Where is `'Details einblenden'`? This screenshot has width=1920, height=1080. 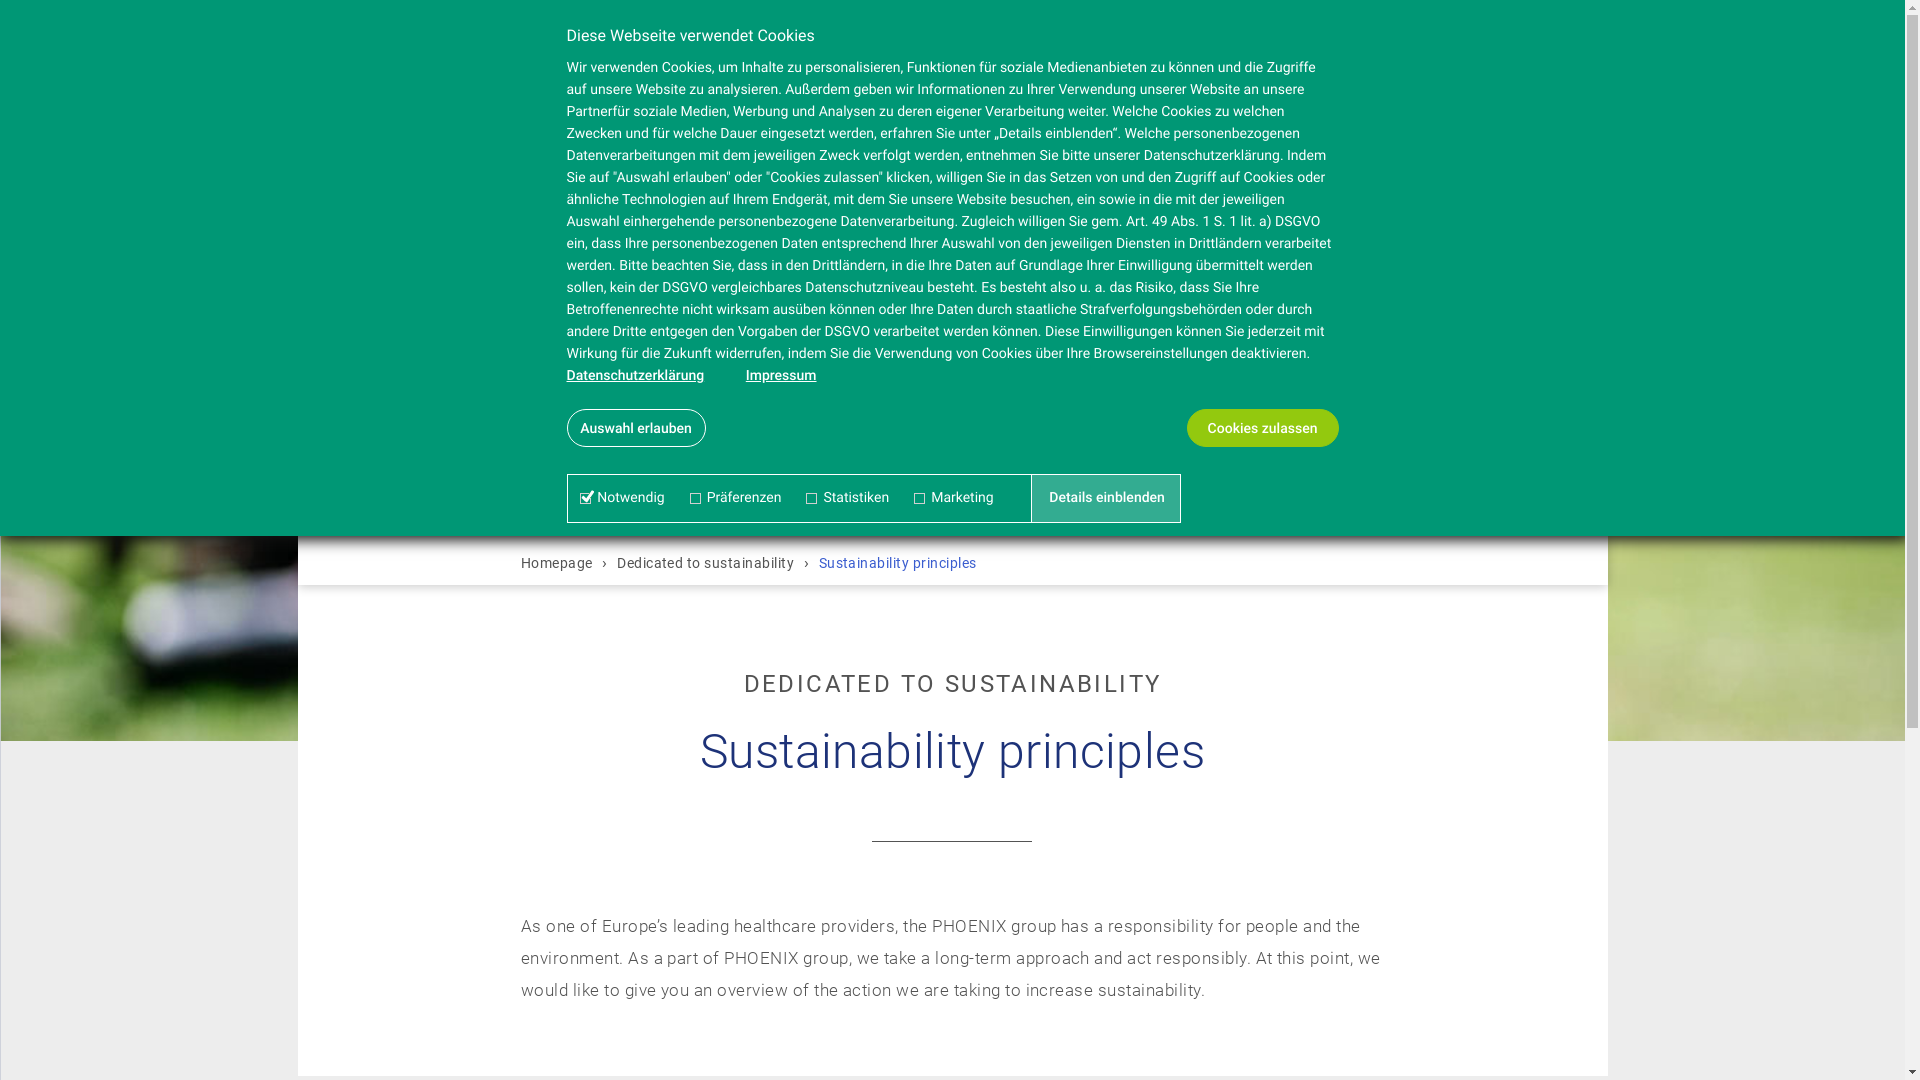
'Details einblenden' is located at coordinates (1106, 496).